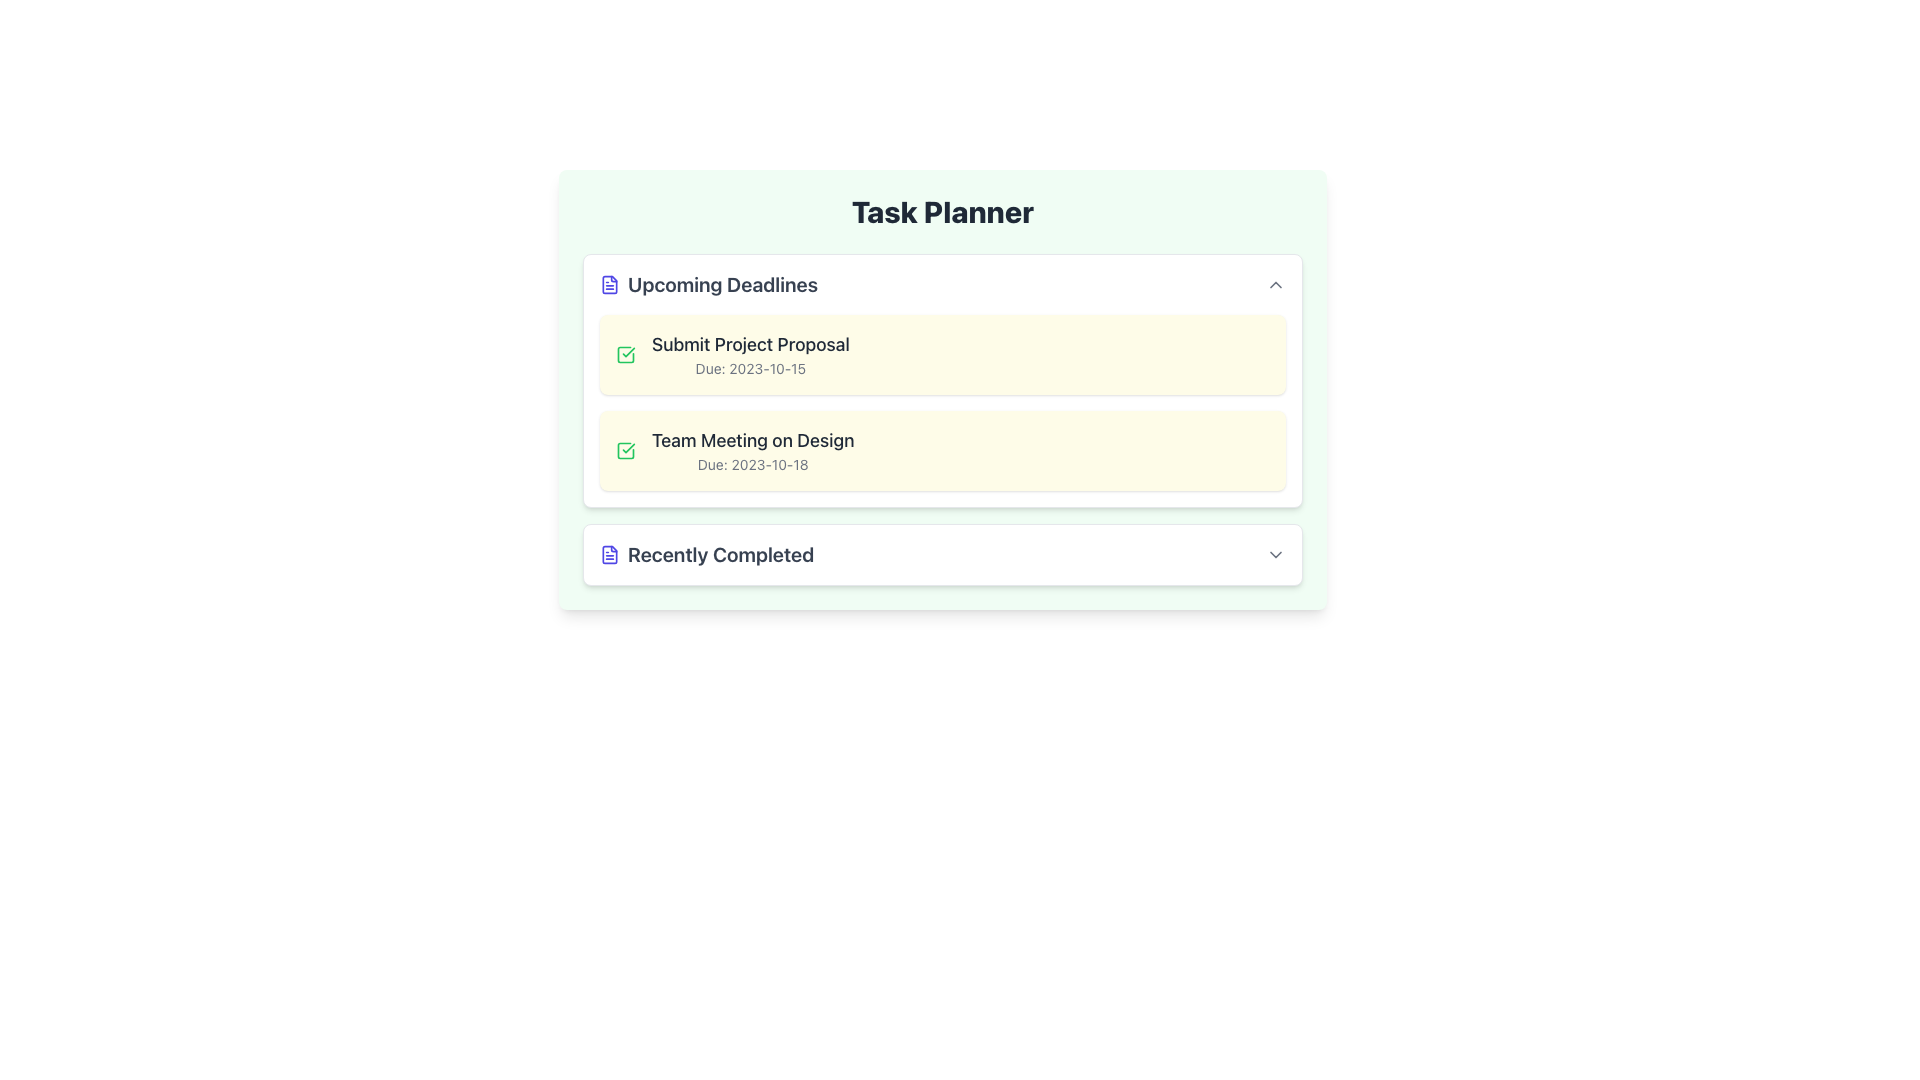 Image resolution: width=1920 pixels, height=1080 pixels. I want to click on the minimal document icon located to the far left of the 'Upcoming Deadlines' section heading, so click(608, 285).